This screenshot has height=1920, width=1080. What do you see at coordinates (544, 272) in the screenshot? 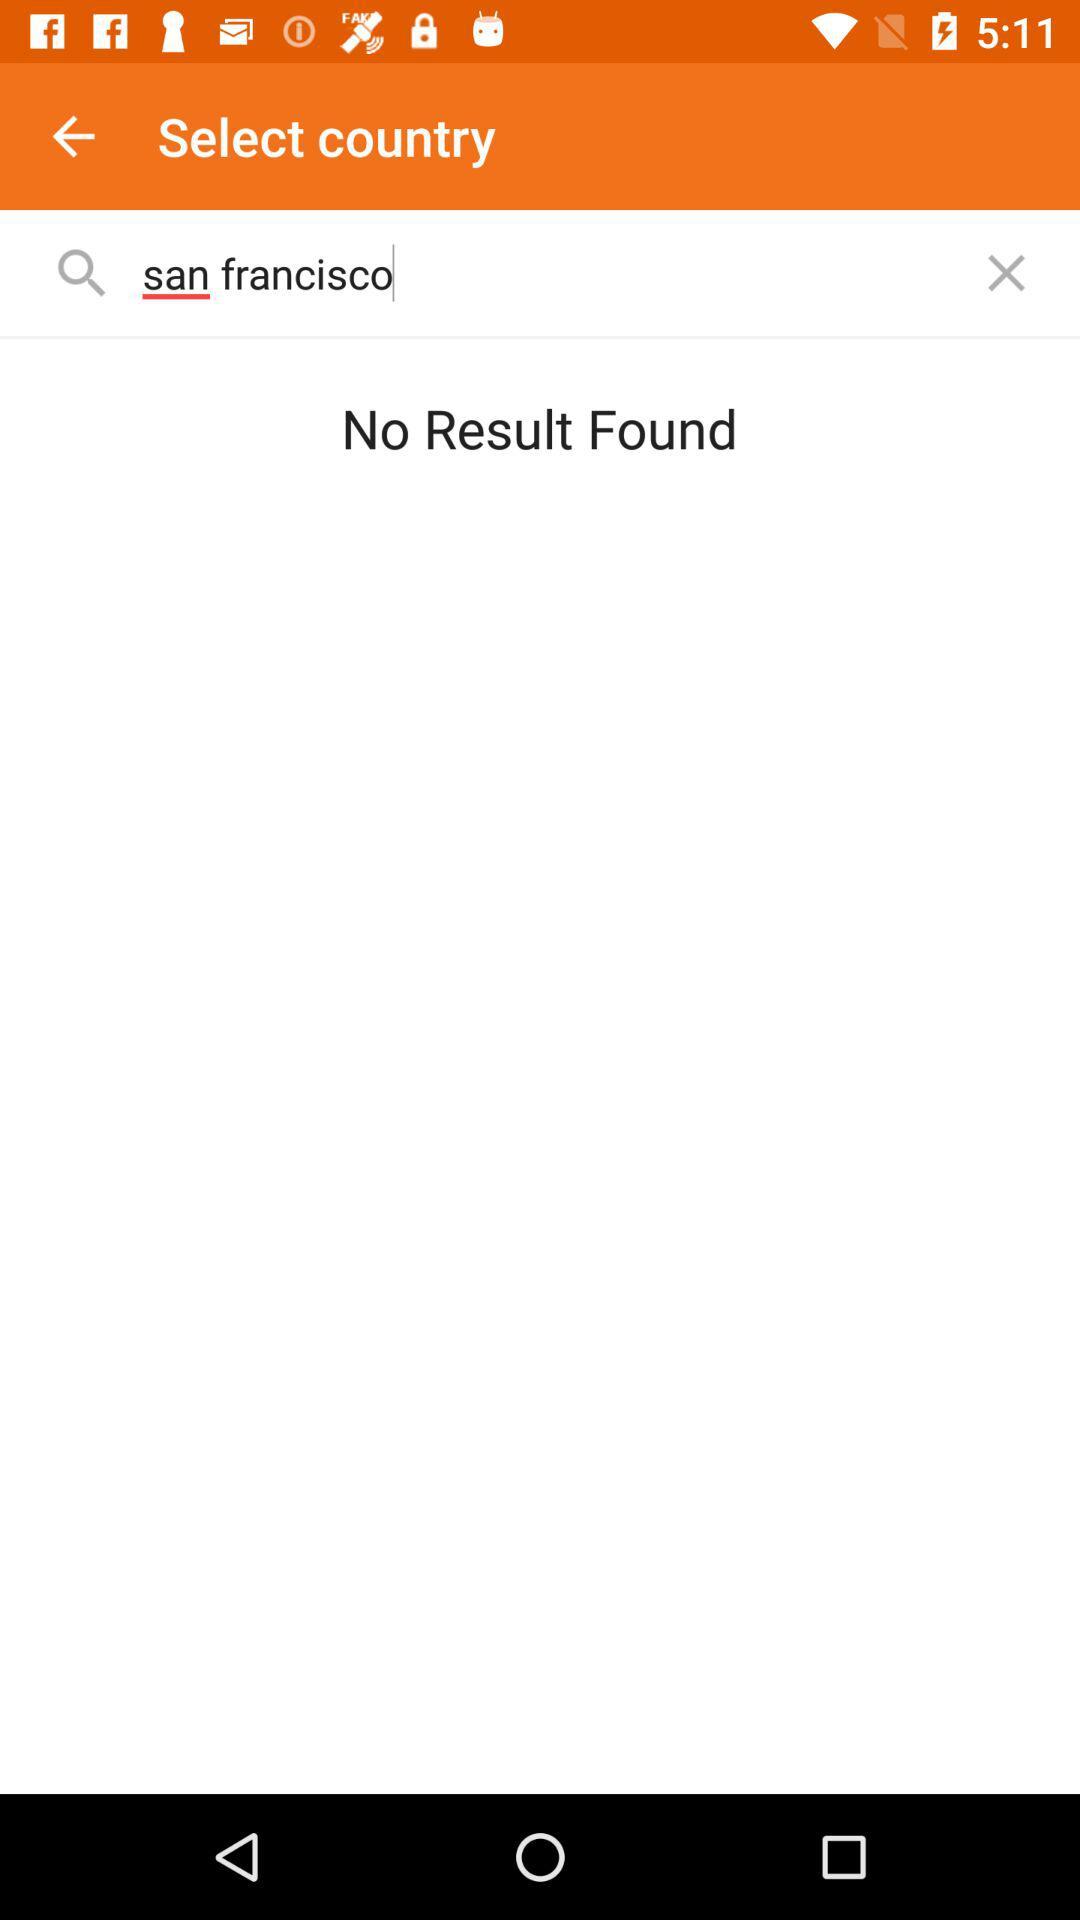
I see `the san francisco` at bounding box center [544, 272].